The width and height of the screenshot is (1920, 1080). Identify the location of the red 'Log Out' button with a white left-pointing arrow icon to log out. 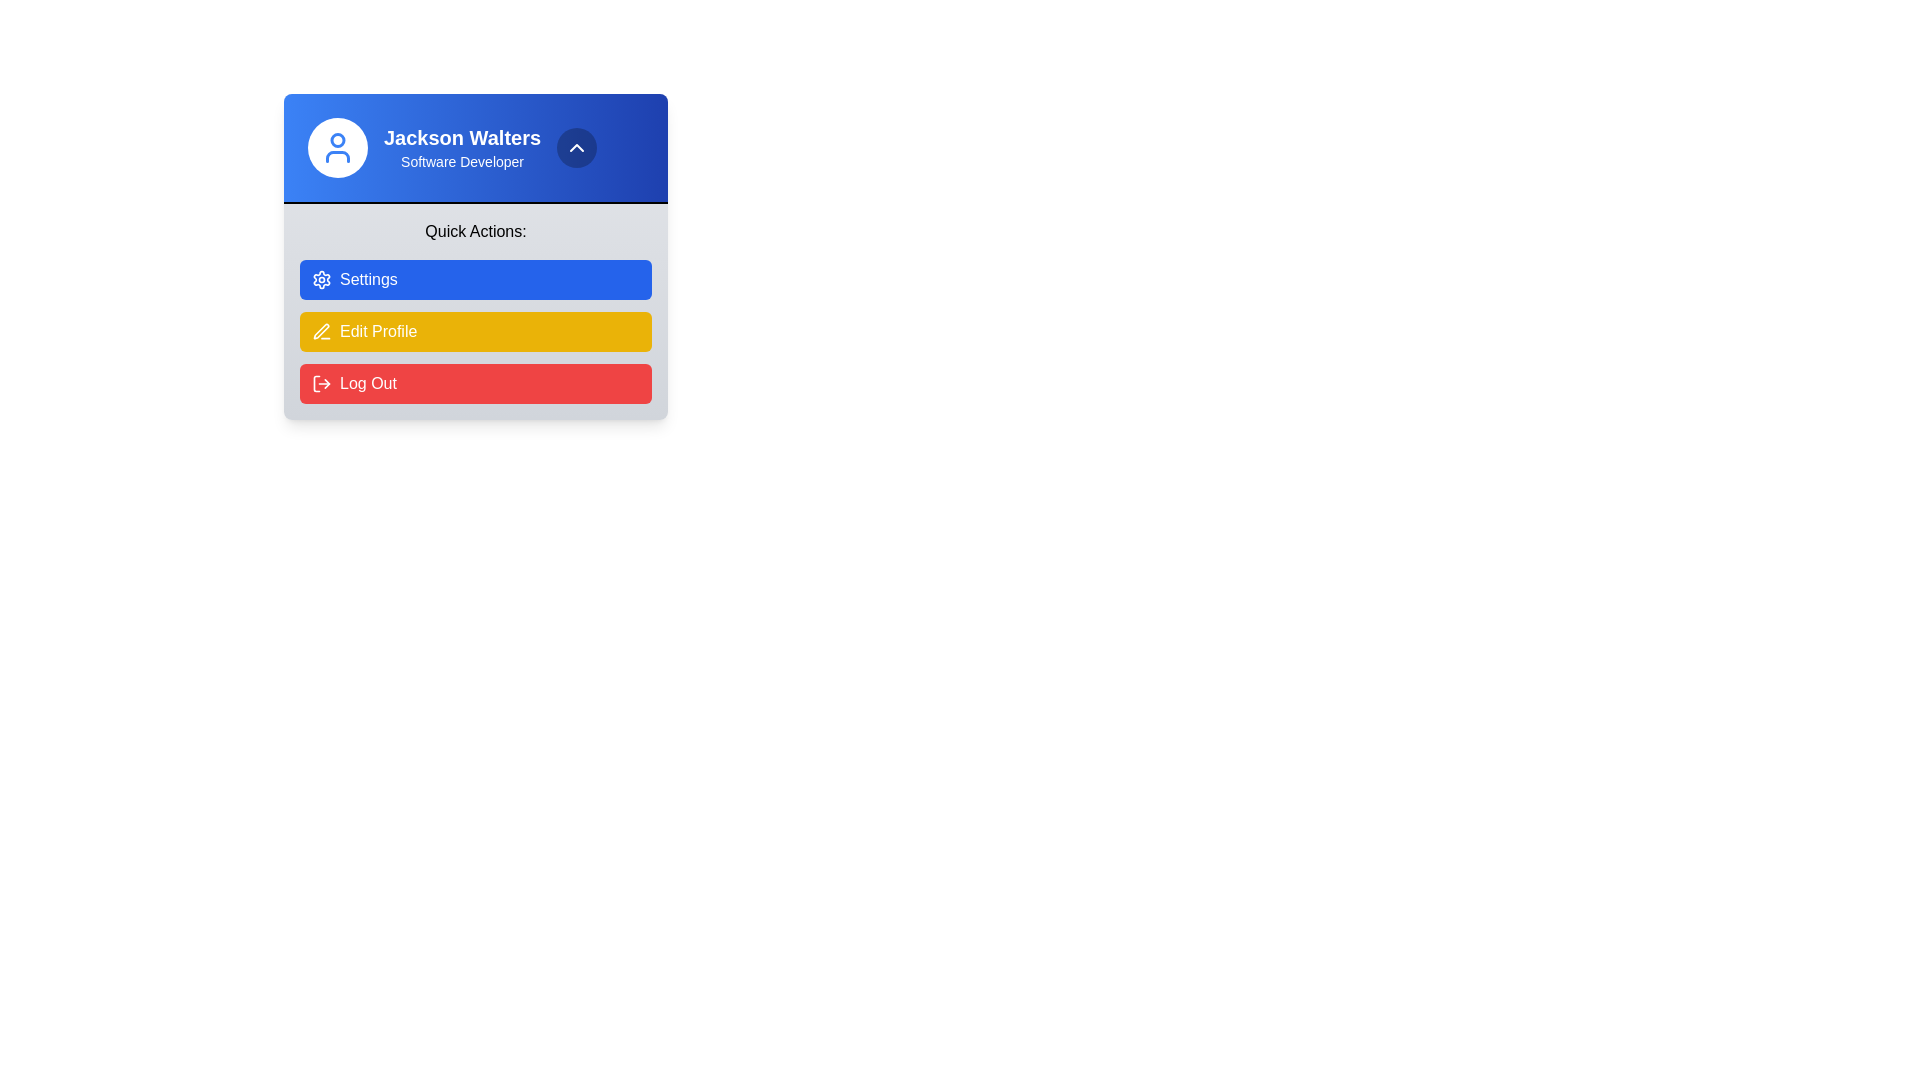
(474, 384).